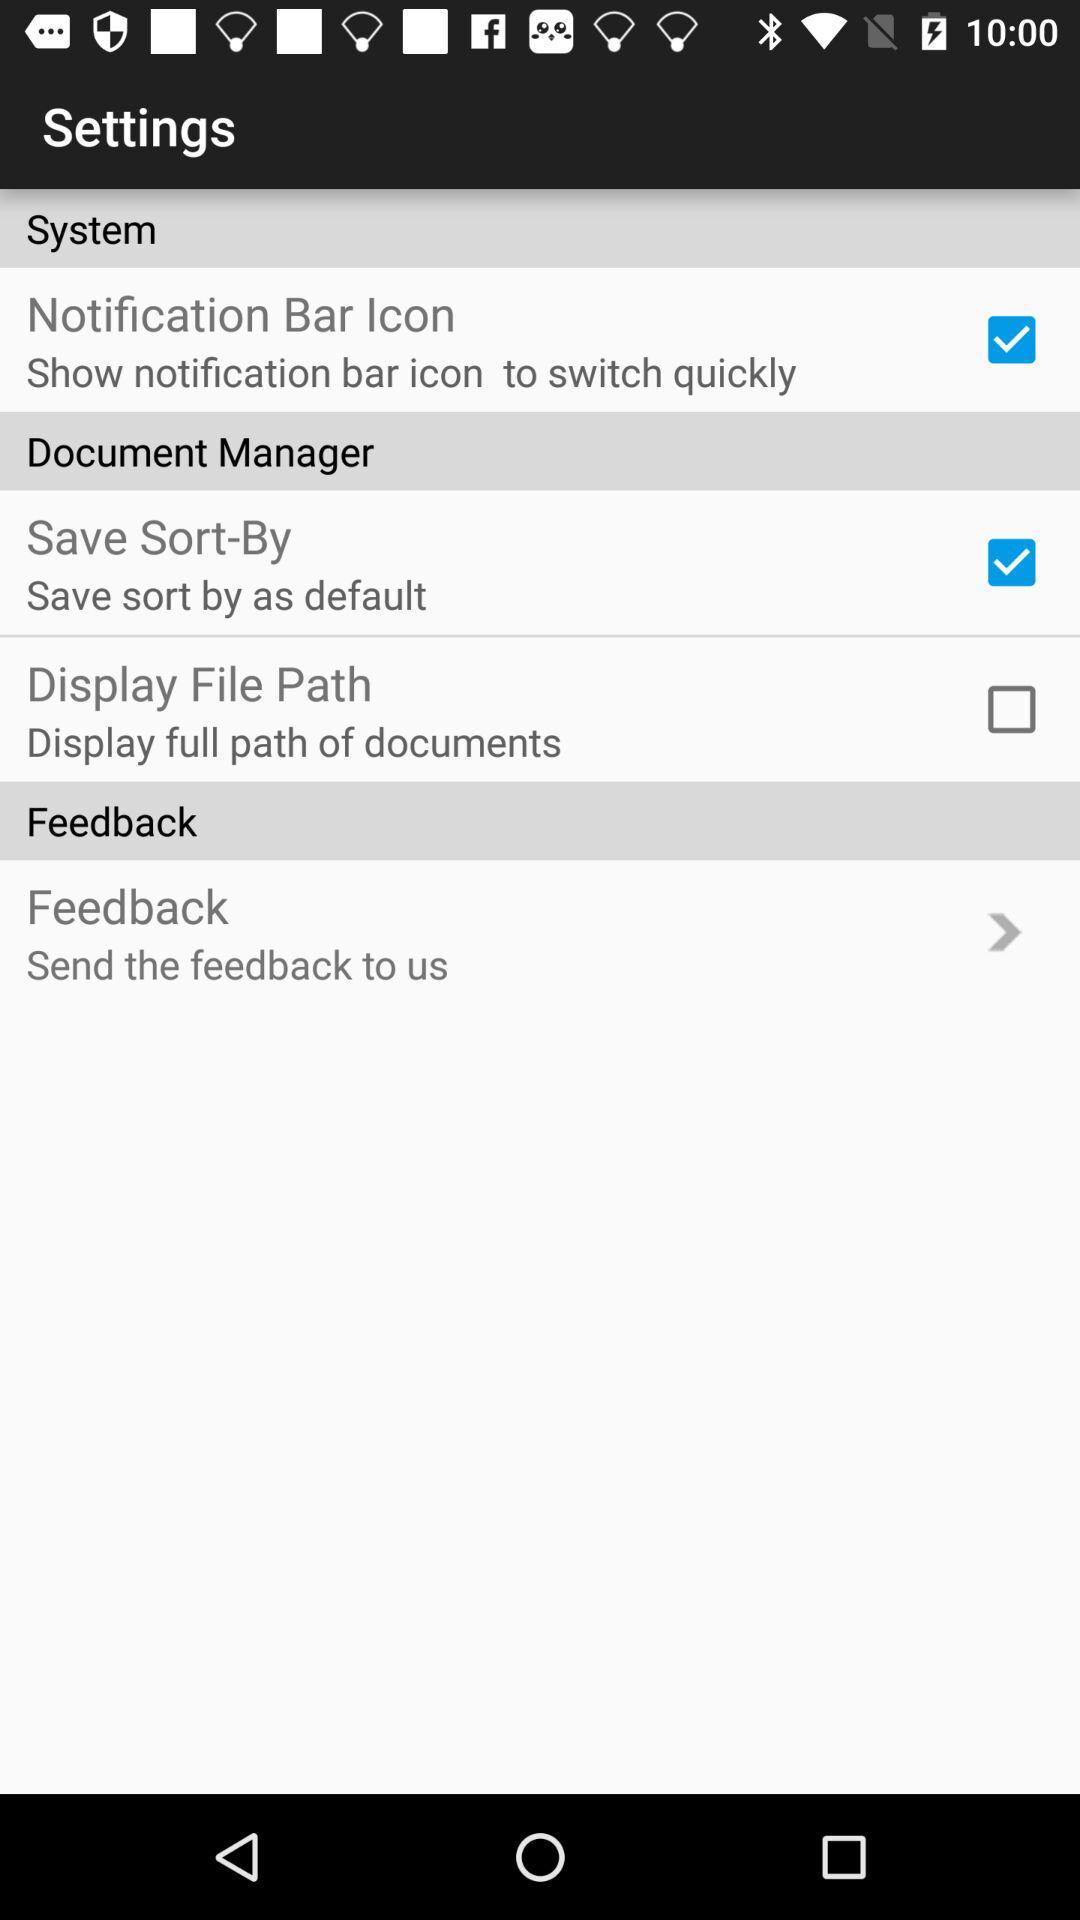 Image resolution: width=1080 pixels, height=1920 pixels. What do you see at coordinates (1011, 709) in the screenshot?
I see `on` at bounding box center [1011, 709].